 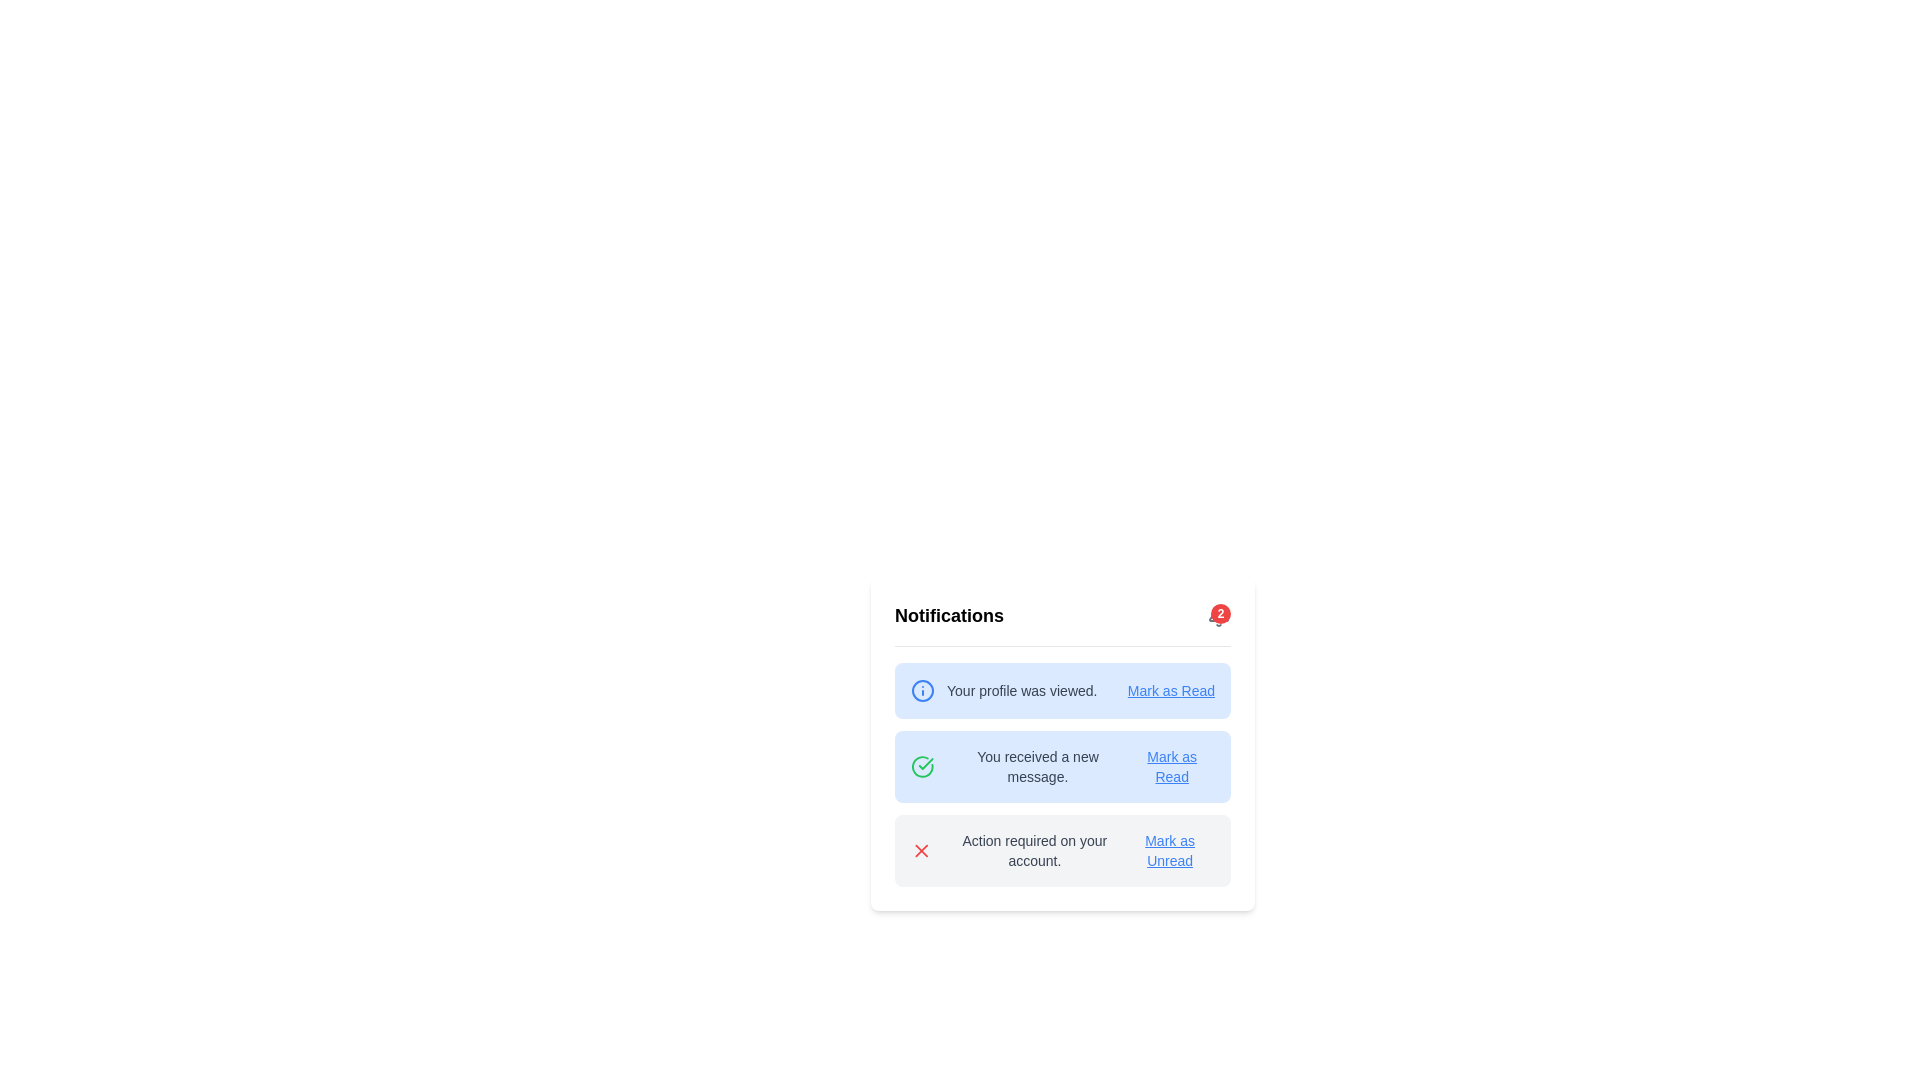 I want to click on the graphical vector shape that symbolizes an alert or an error message, located in the bottom notification item, to the left of the text 'Action required on your account.', so click(x=920, y=851).